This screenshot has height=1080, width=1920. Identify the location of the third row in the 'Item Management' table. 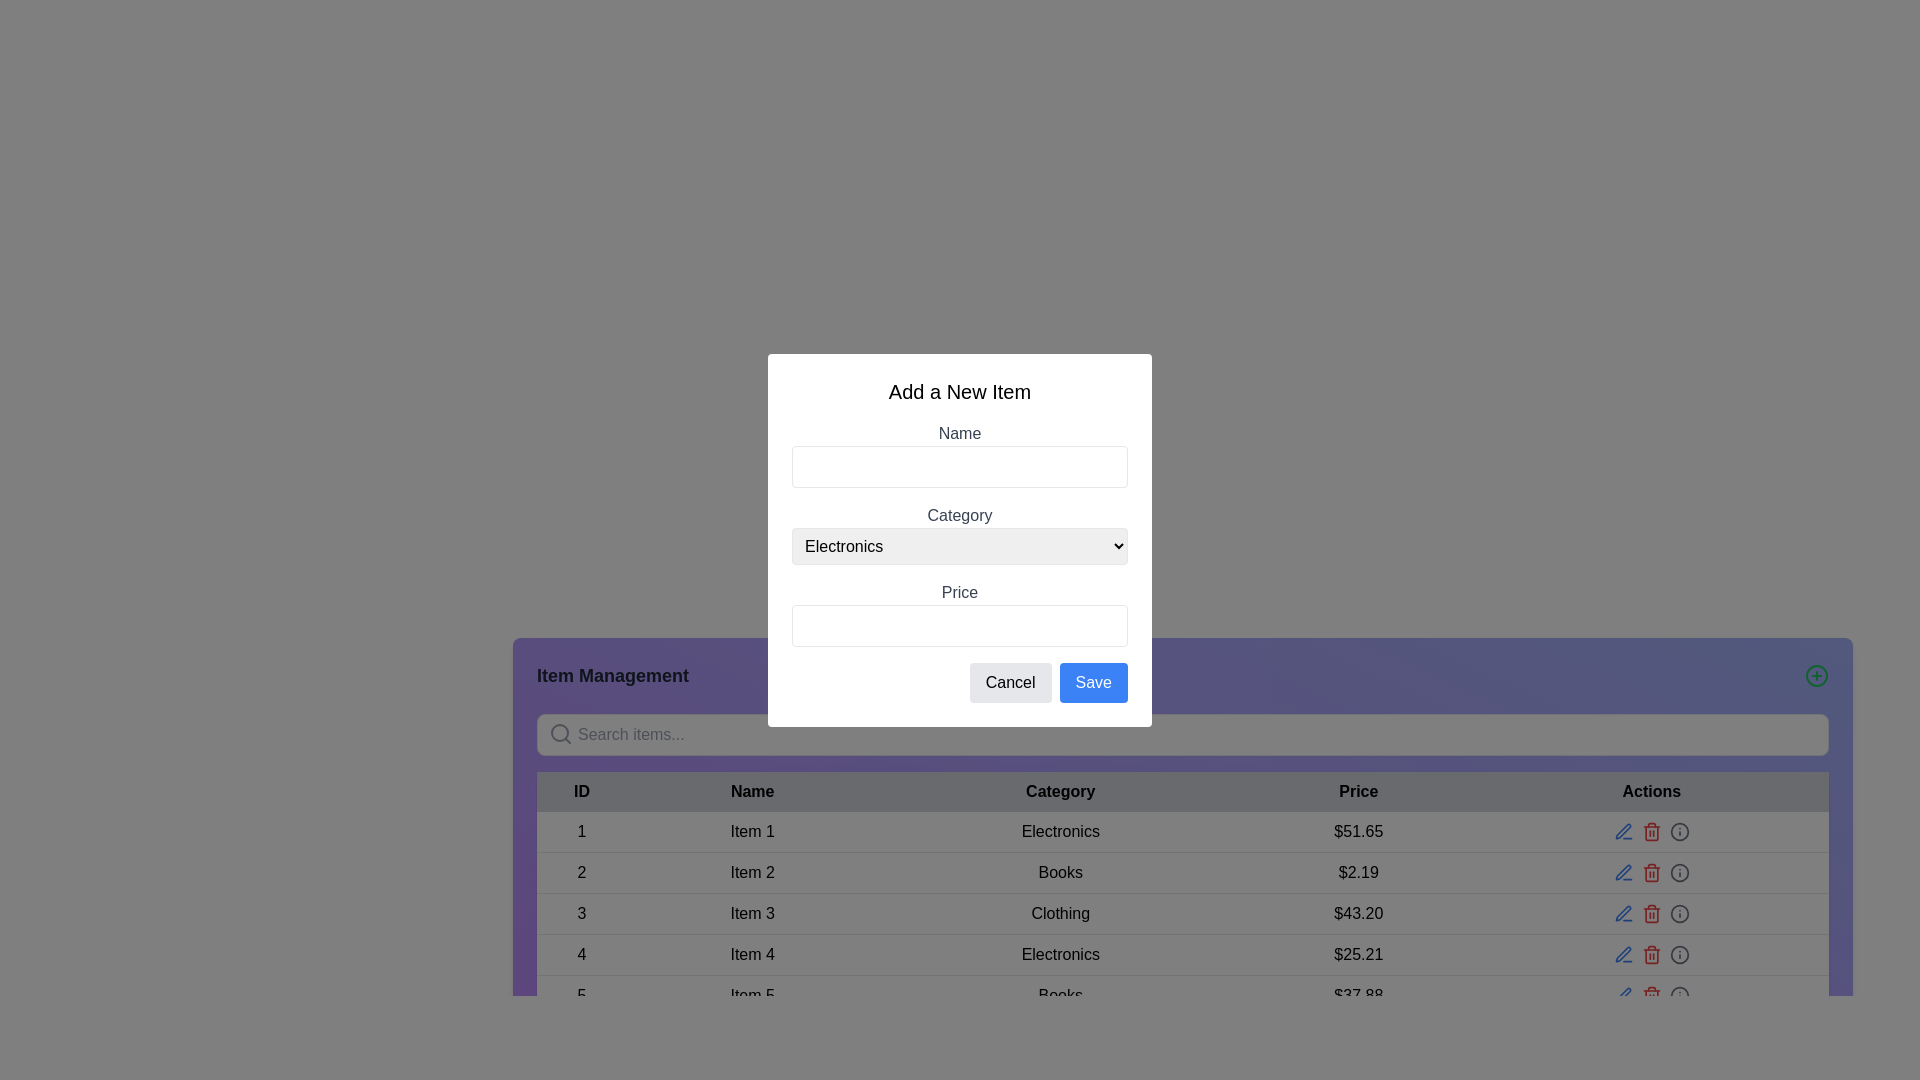
(1182, 914).